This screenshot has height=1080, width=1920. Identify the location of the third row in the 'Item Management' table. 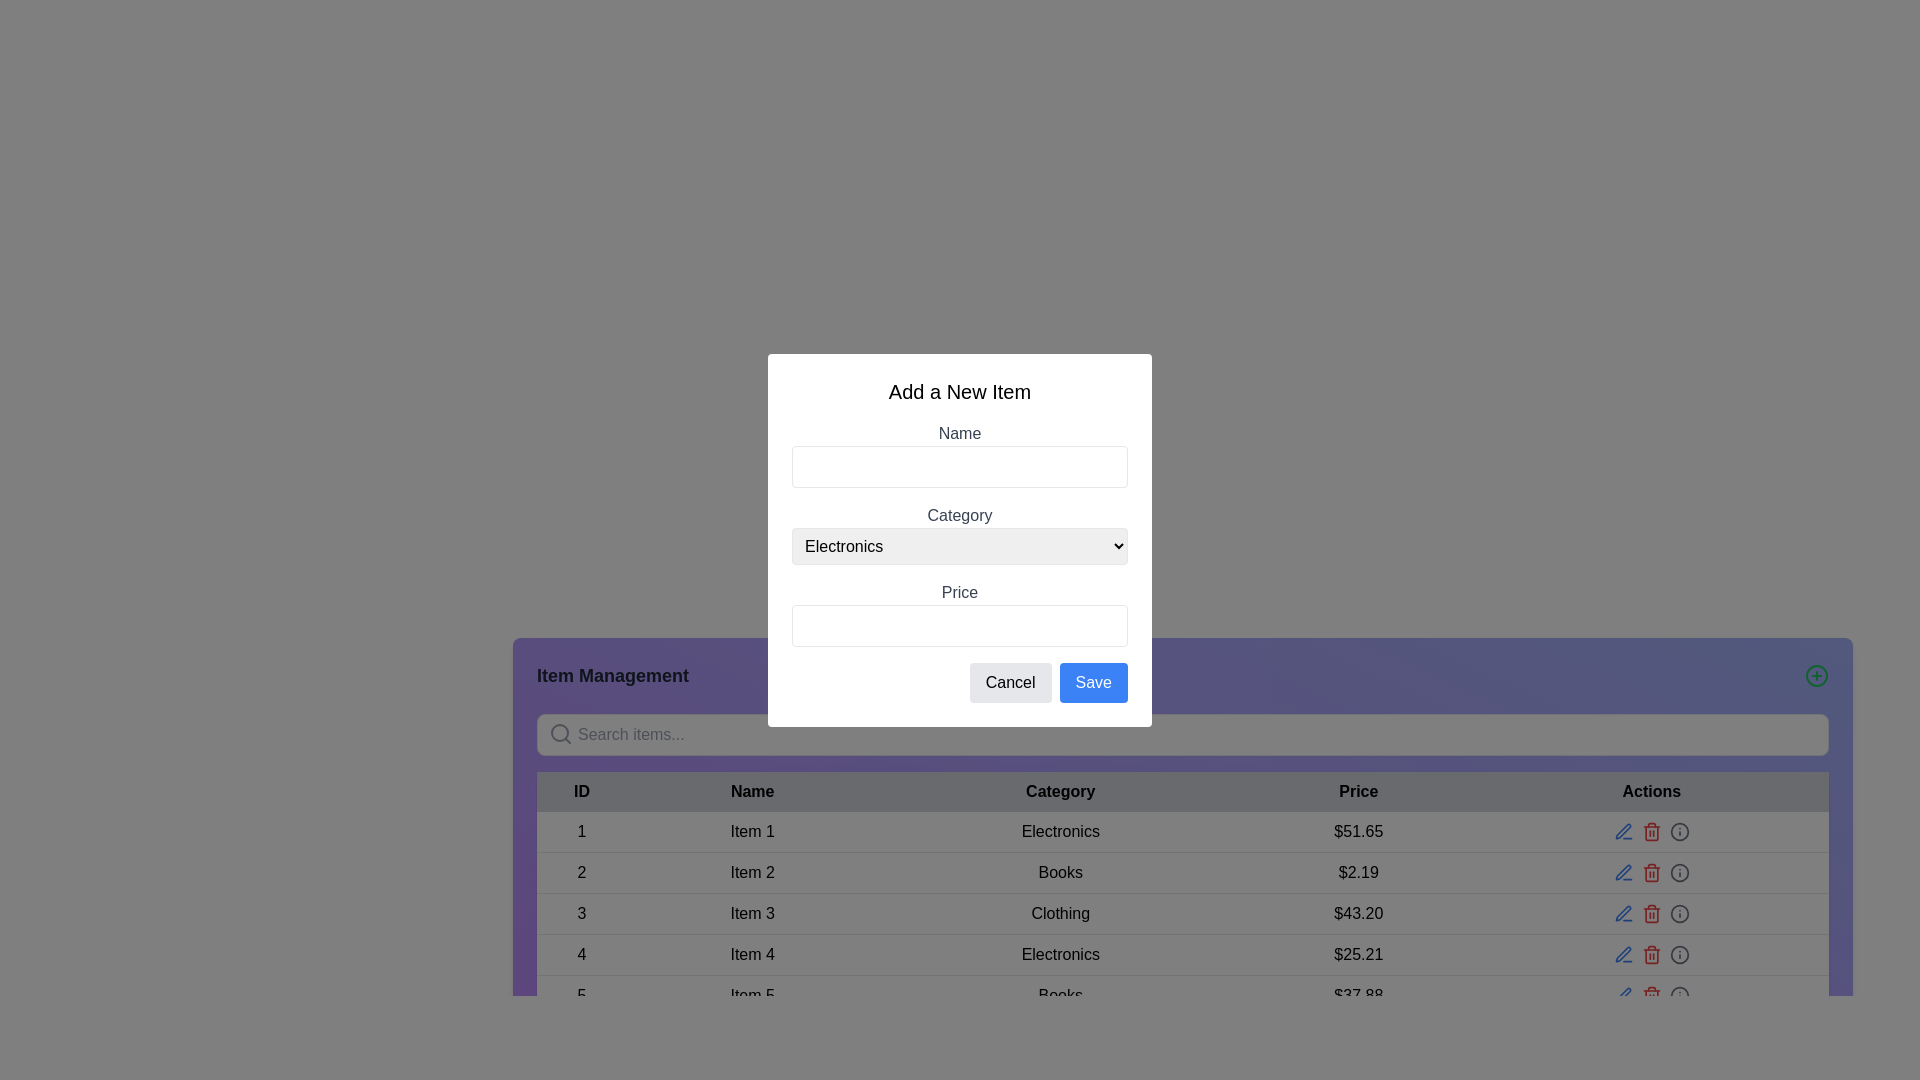
(1182, 914).